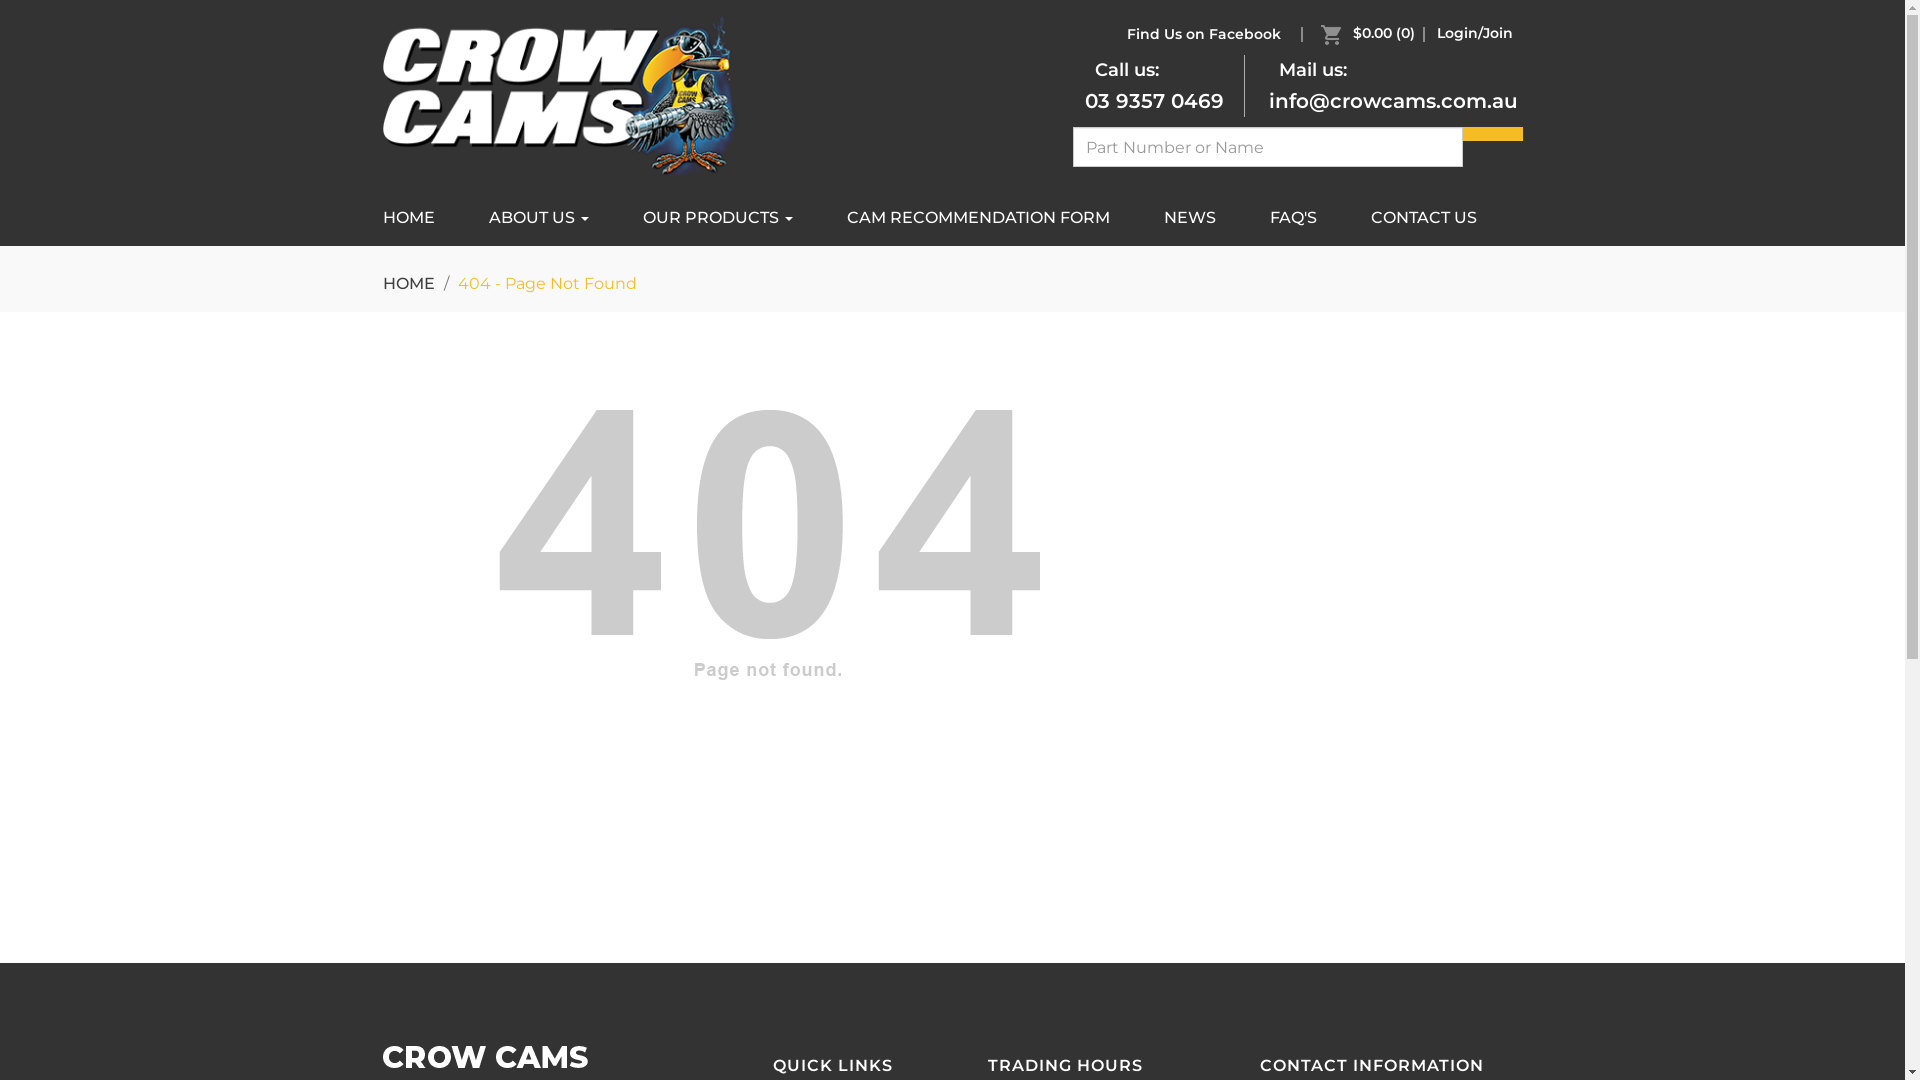  I want to click on 'CONTACT US', so click(1423, 218).